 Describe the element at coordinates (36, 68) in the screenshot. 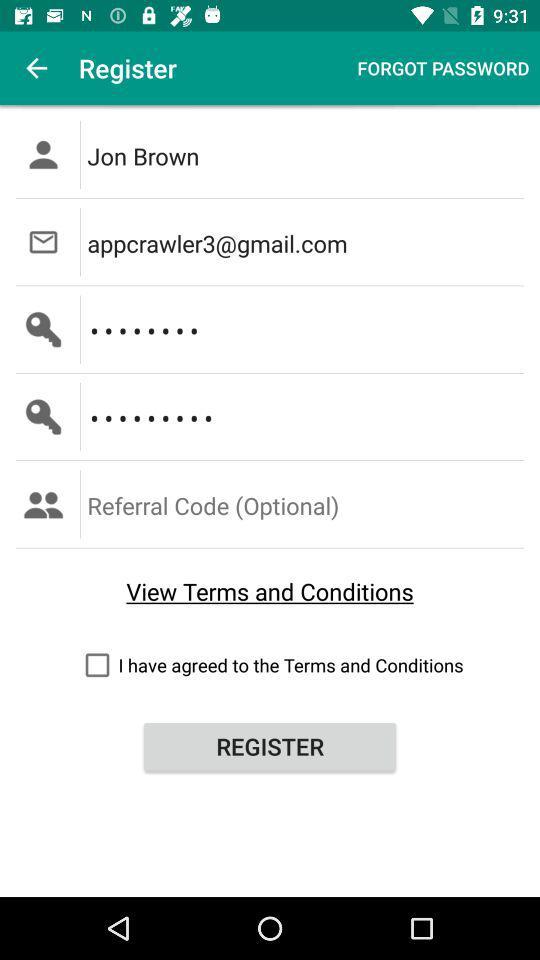

I see `the icon to the left of the register icon` at that location.